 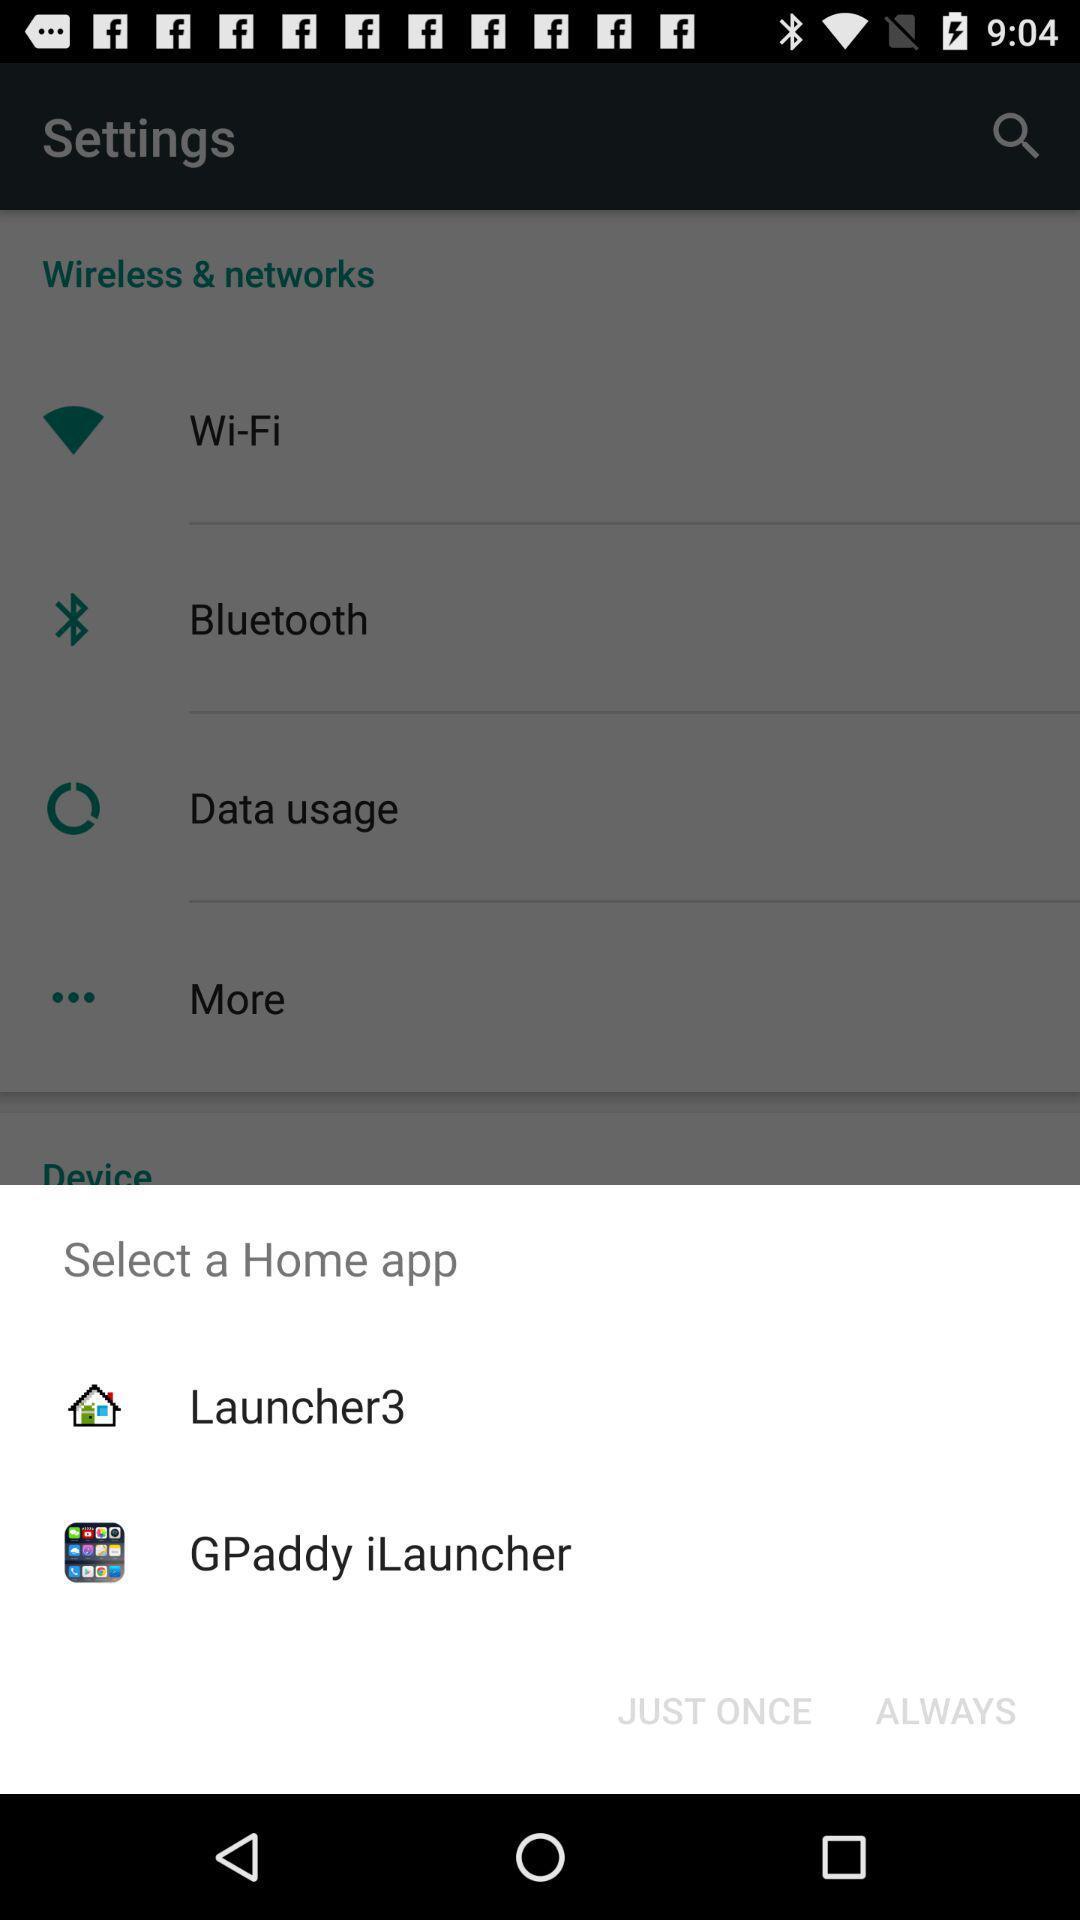 What do you see at coordinates (713, 1708) in the screenshot?
I see `the icon to the left of the always item` at bounding box center [713, 1708].